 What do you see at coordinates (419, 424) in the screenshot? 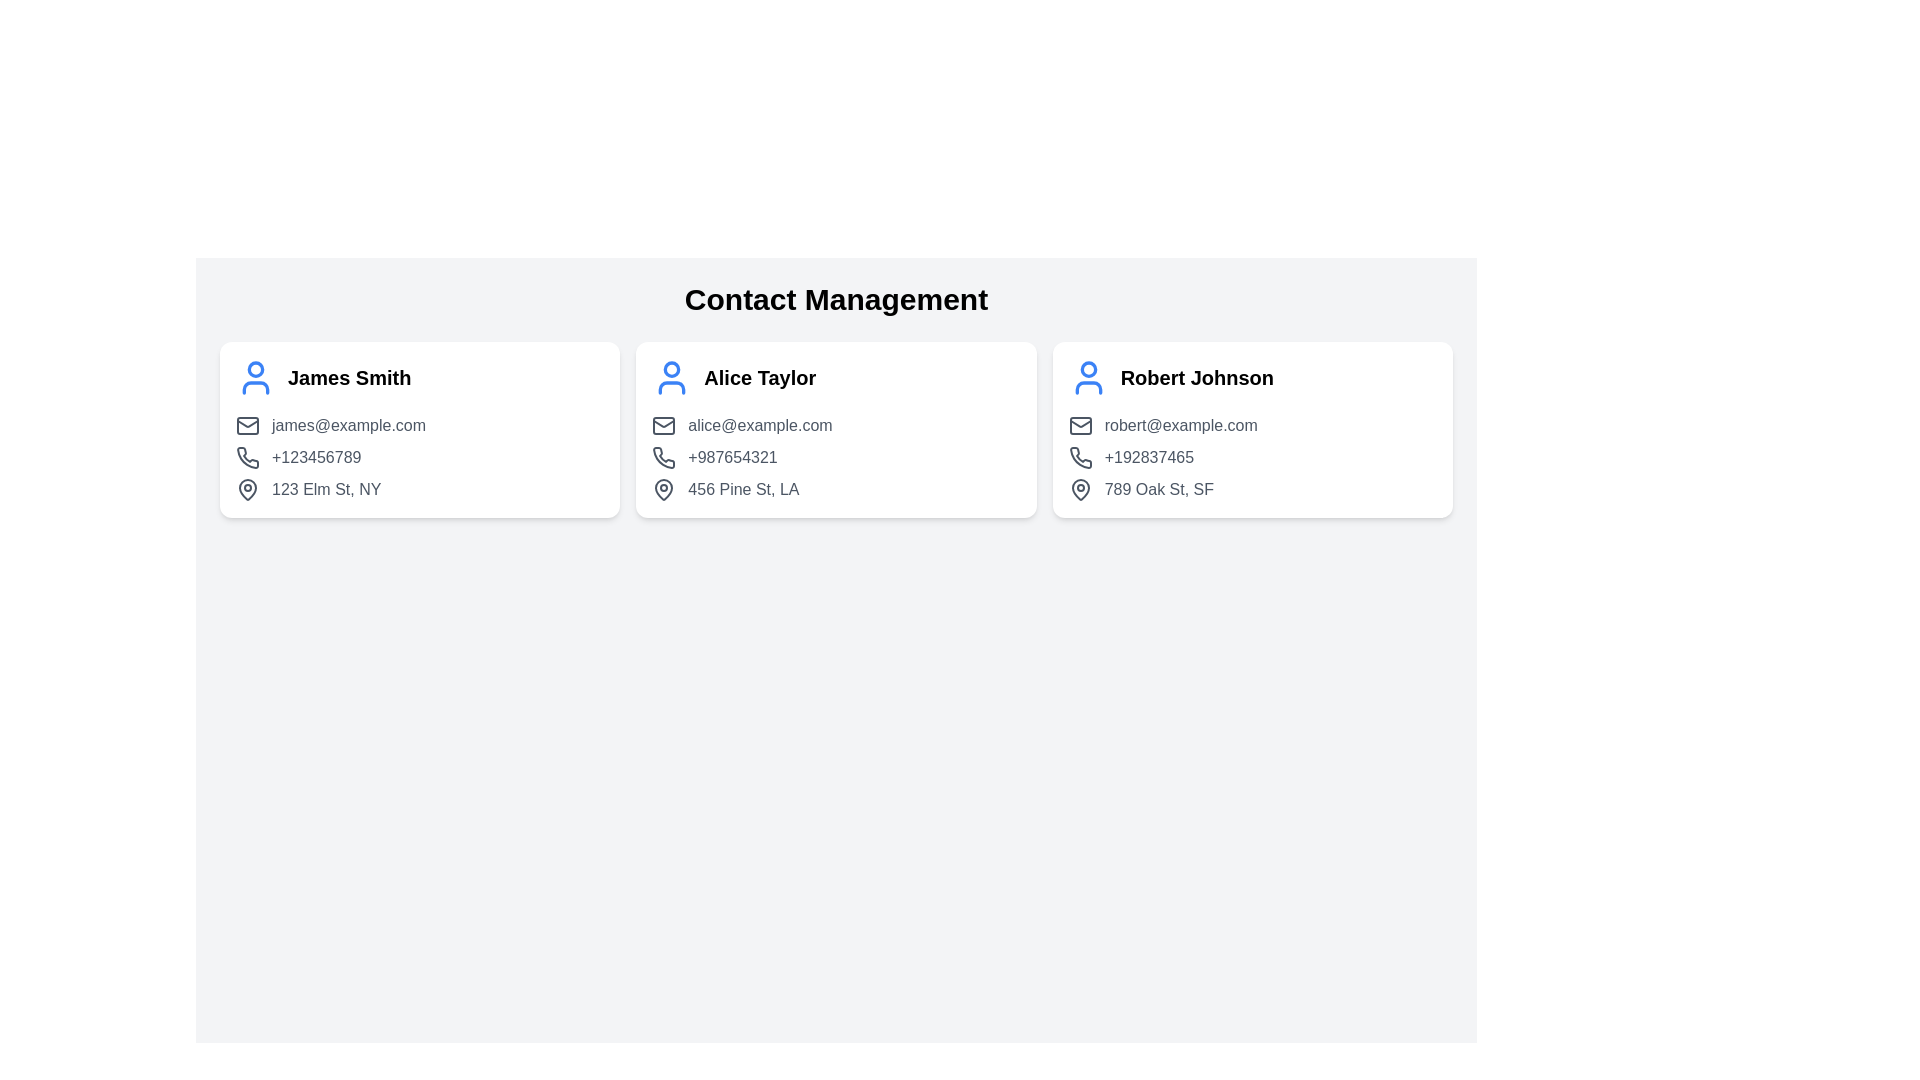
I see `the text block displaying the email address associated with the contact 'James Smith' within his contact card` at bounding box center [419, 424].